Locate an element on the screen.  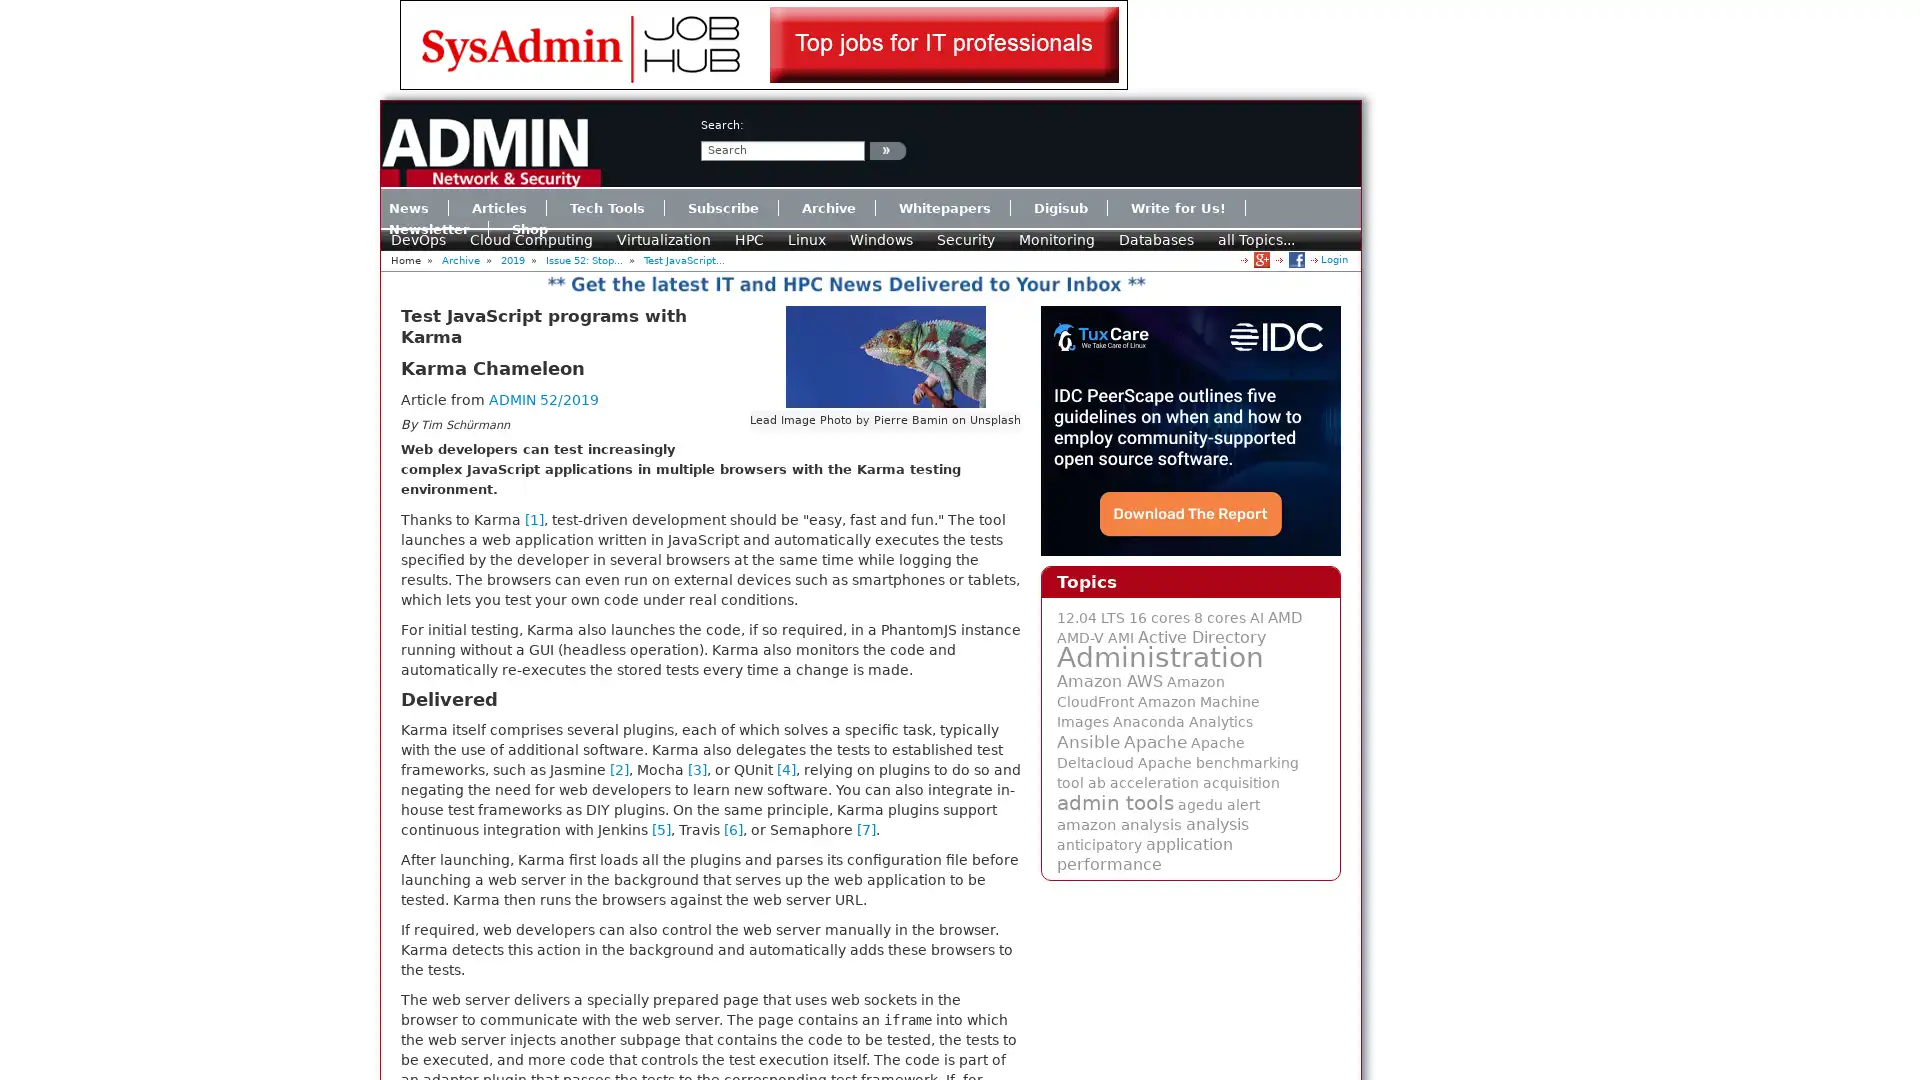
search: is located at coordinates (887, 149).